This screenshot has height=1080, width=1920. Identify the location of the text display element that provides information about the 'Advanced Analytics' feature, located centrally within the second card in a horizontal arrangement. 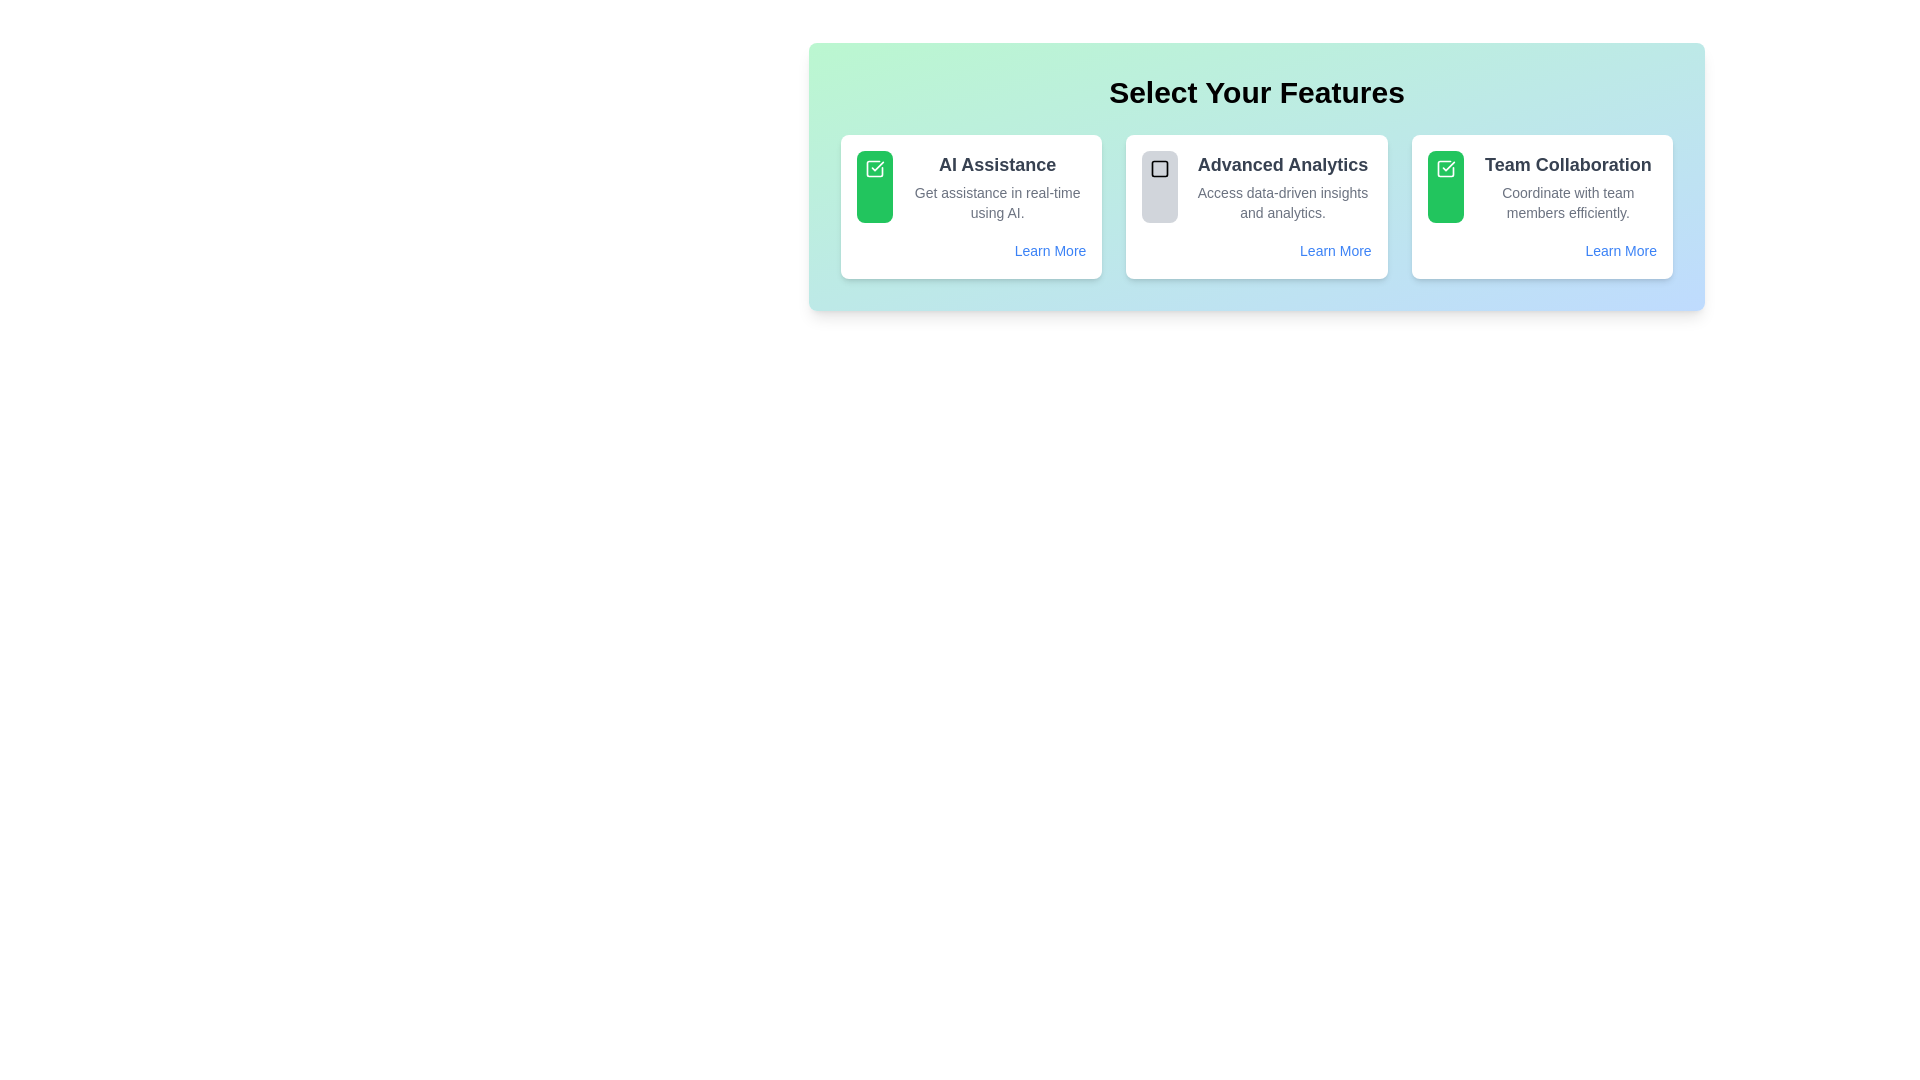
(1282, 186).